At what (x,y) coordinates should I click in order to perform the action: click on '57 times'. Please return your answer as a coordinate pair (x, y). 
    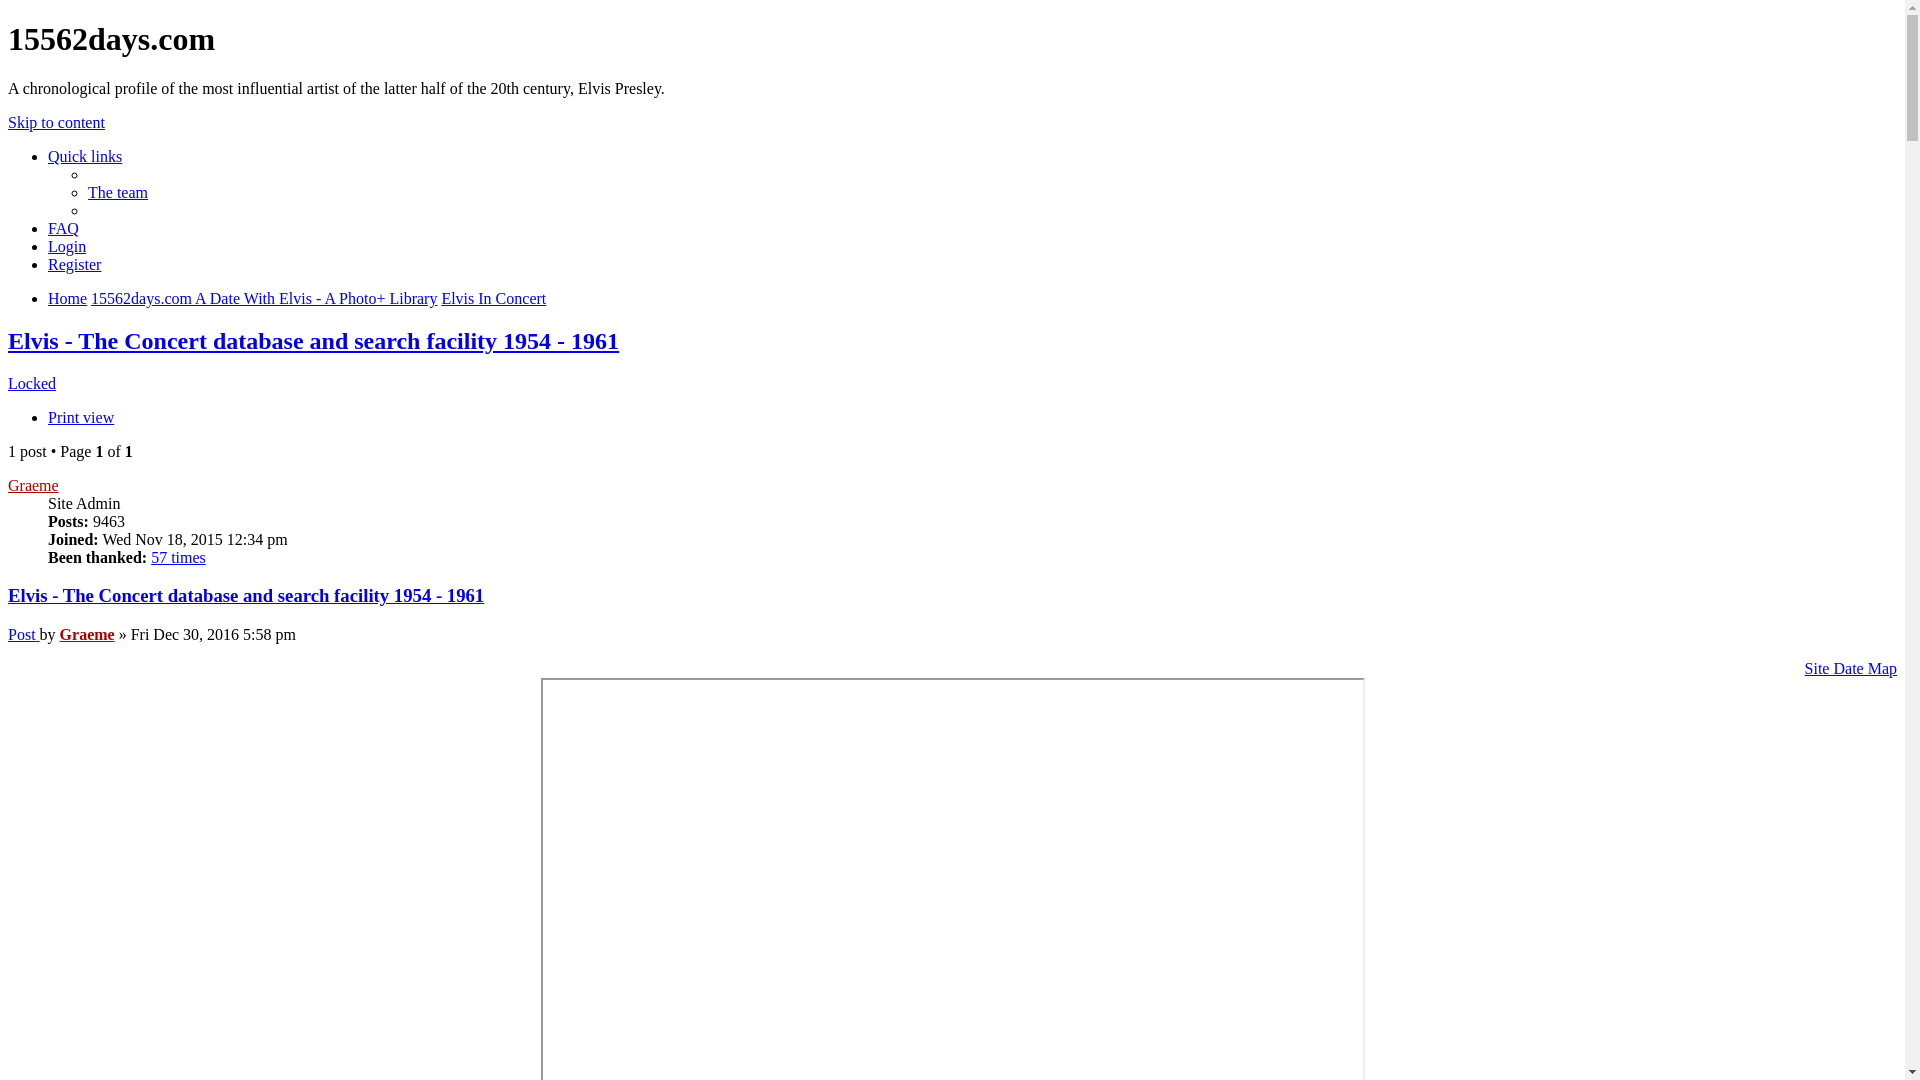
    Looking at the image, I should click on (178, 557).